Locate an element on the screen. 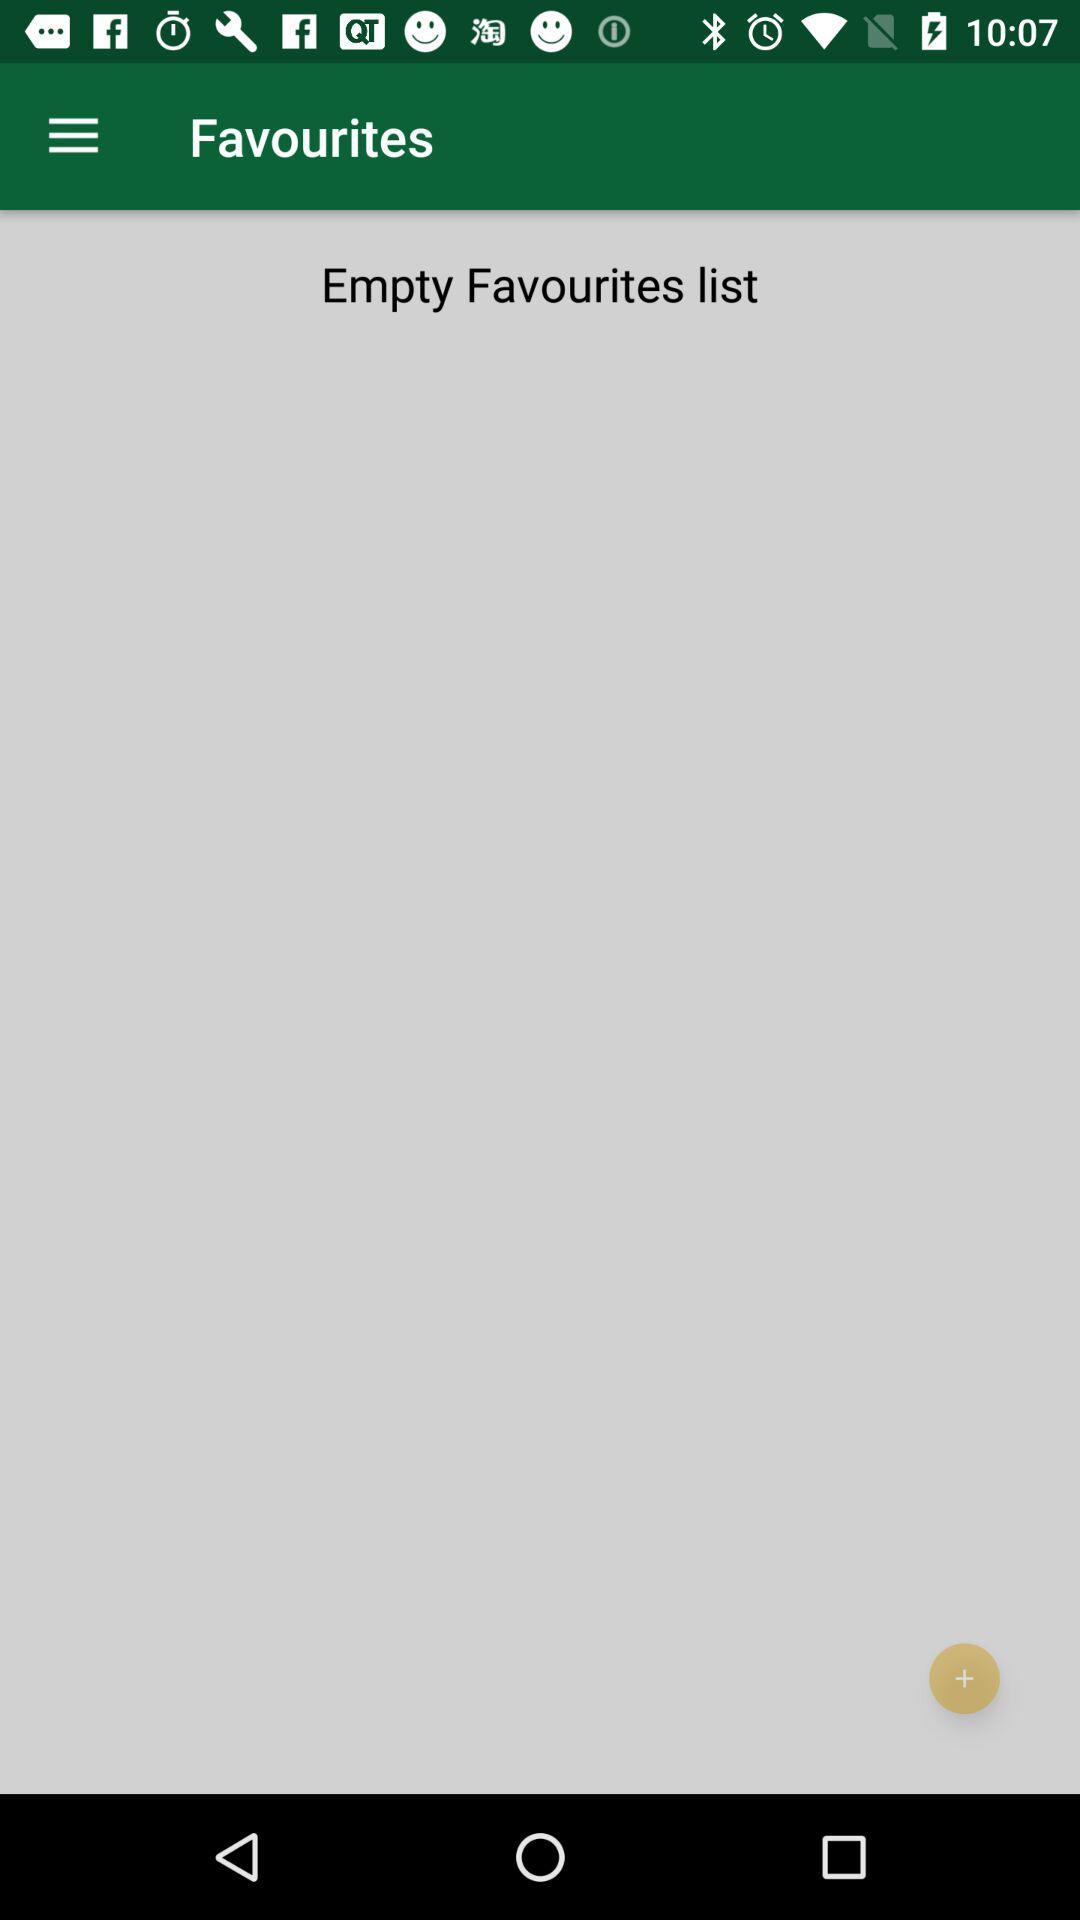 Image resolution: width=1080 pixels, height=1920 pixels. item above empty favourites list is located at coordinates (72, 135).